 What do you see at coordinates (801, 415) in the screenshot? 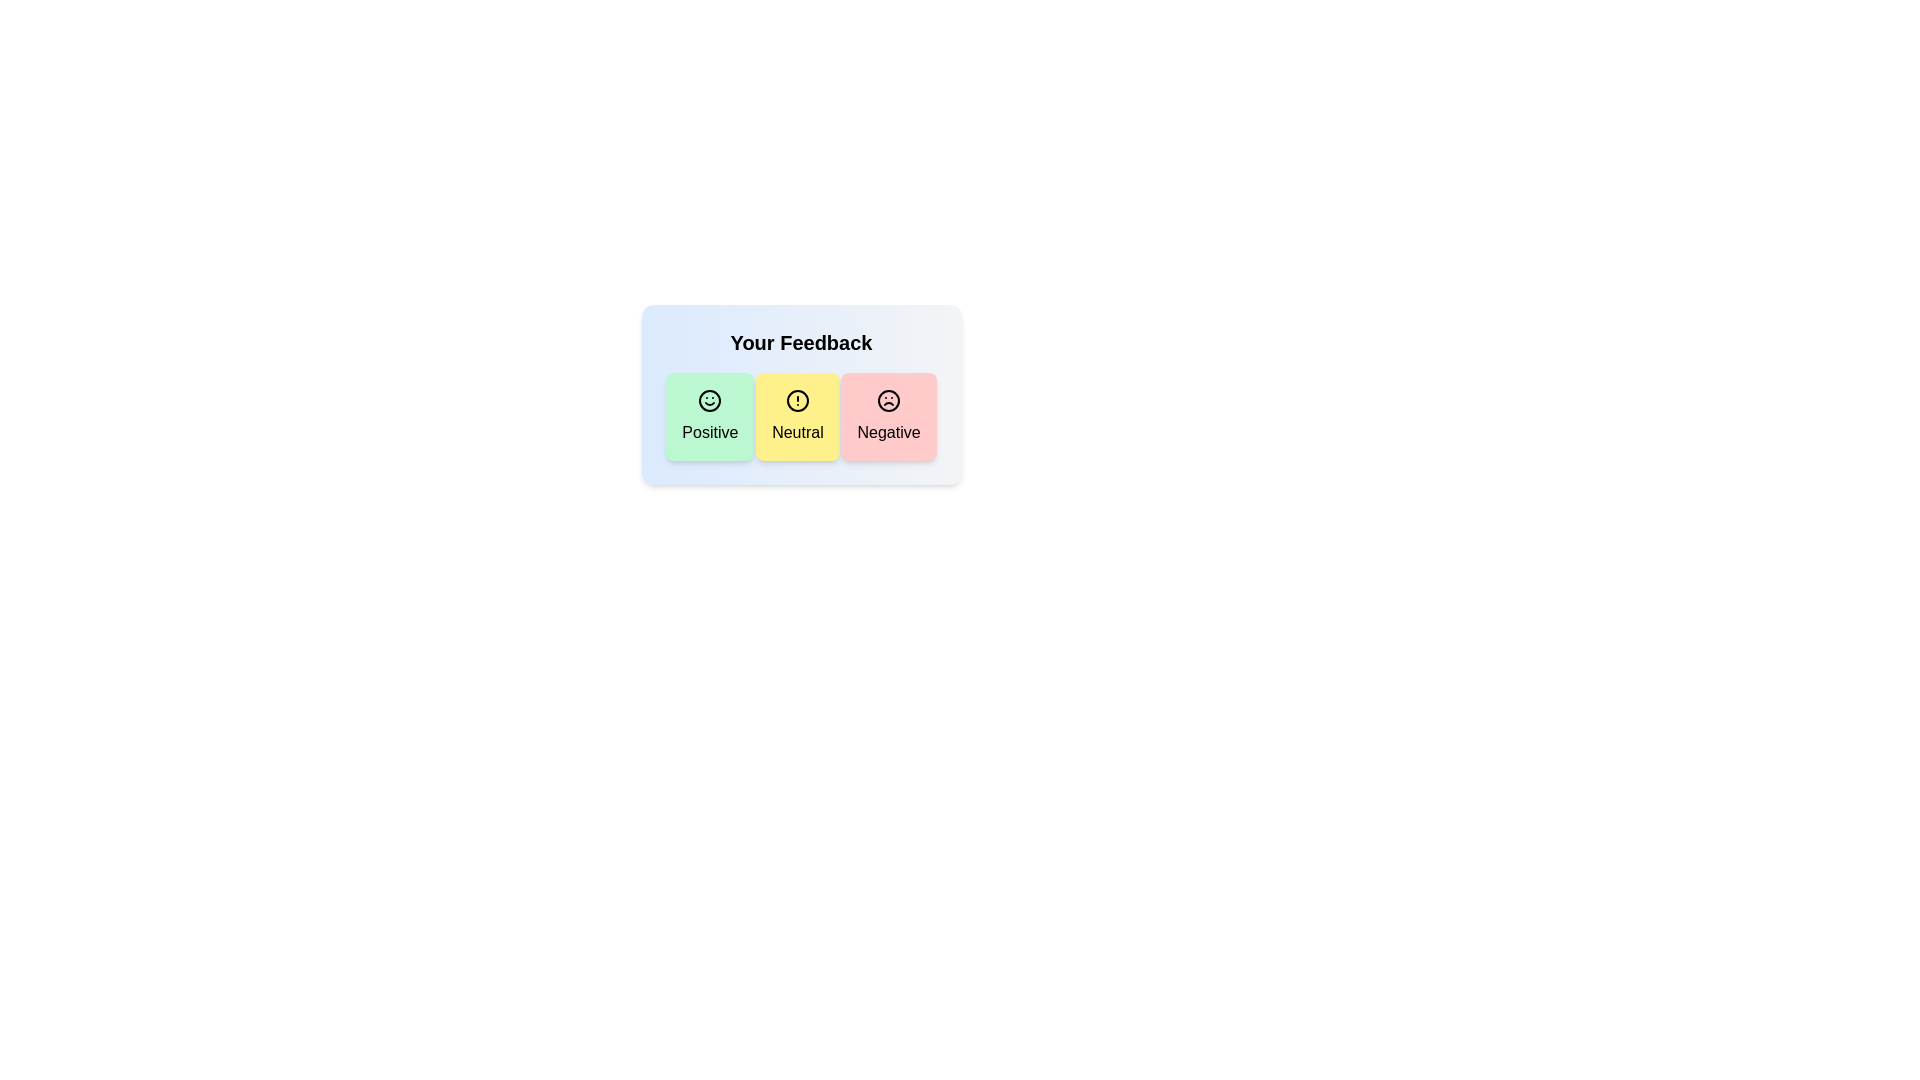
I see `the neutral feedback button located between the positive and negative buttons in the 'Your Feedback' section` at bounding box center [801, 415].